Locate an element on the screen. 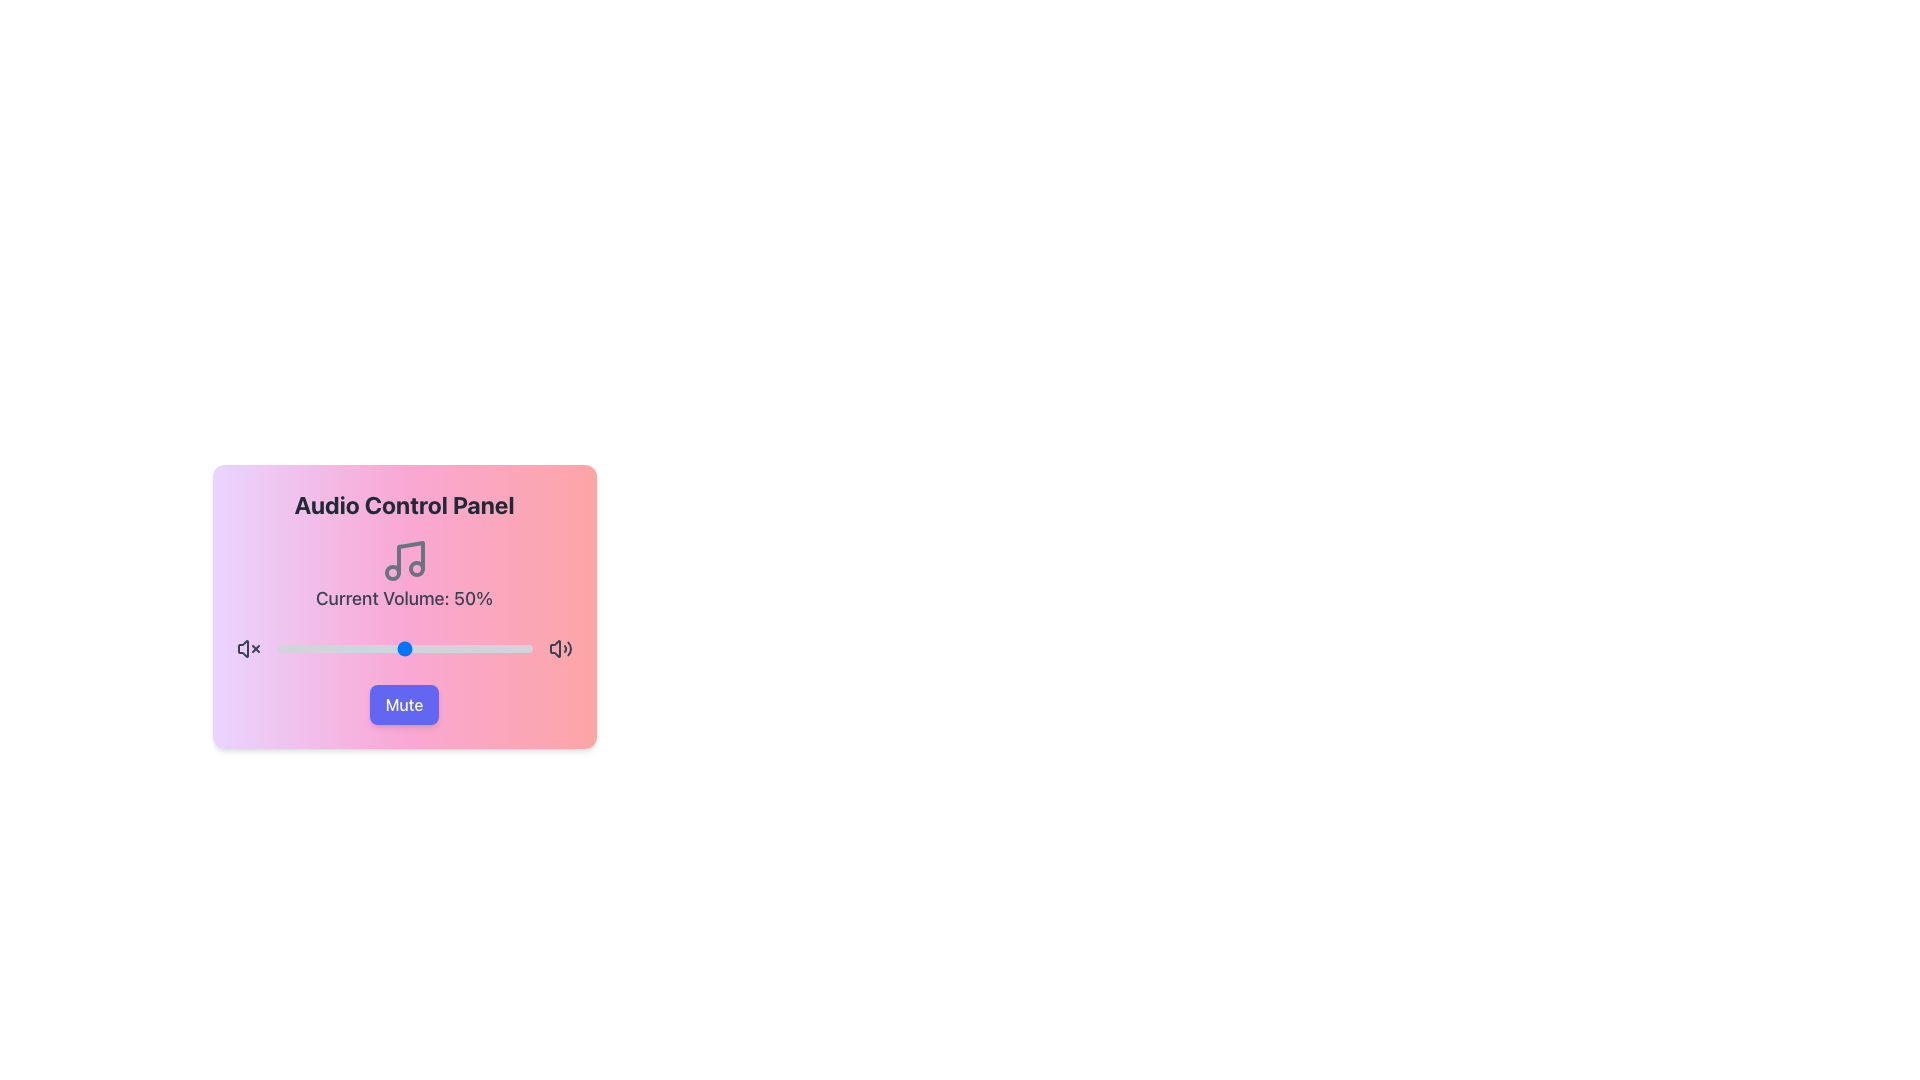 The height and width of the screenshot is (1080, 1920). the volume is located at coordinates (389, 648).